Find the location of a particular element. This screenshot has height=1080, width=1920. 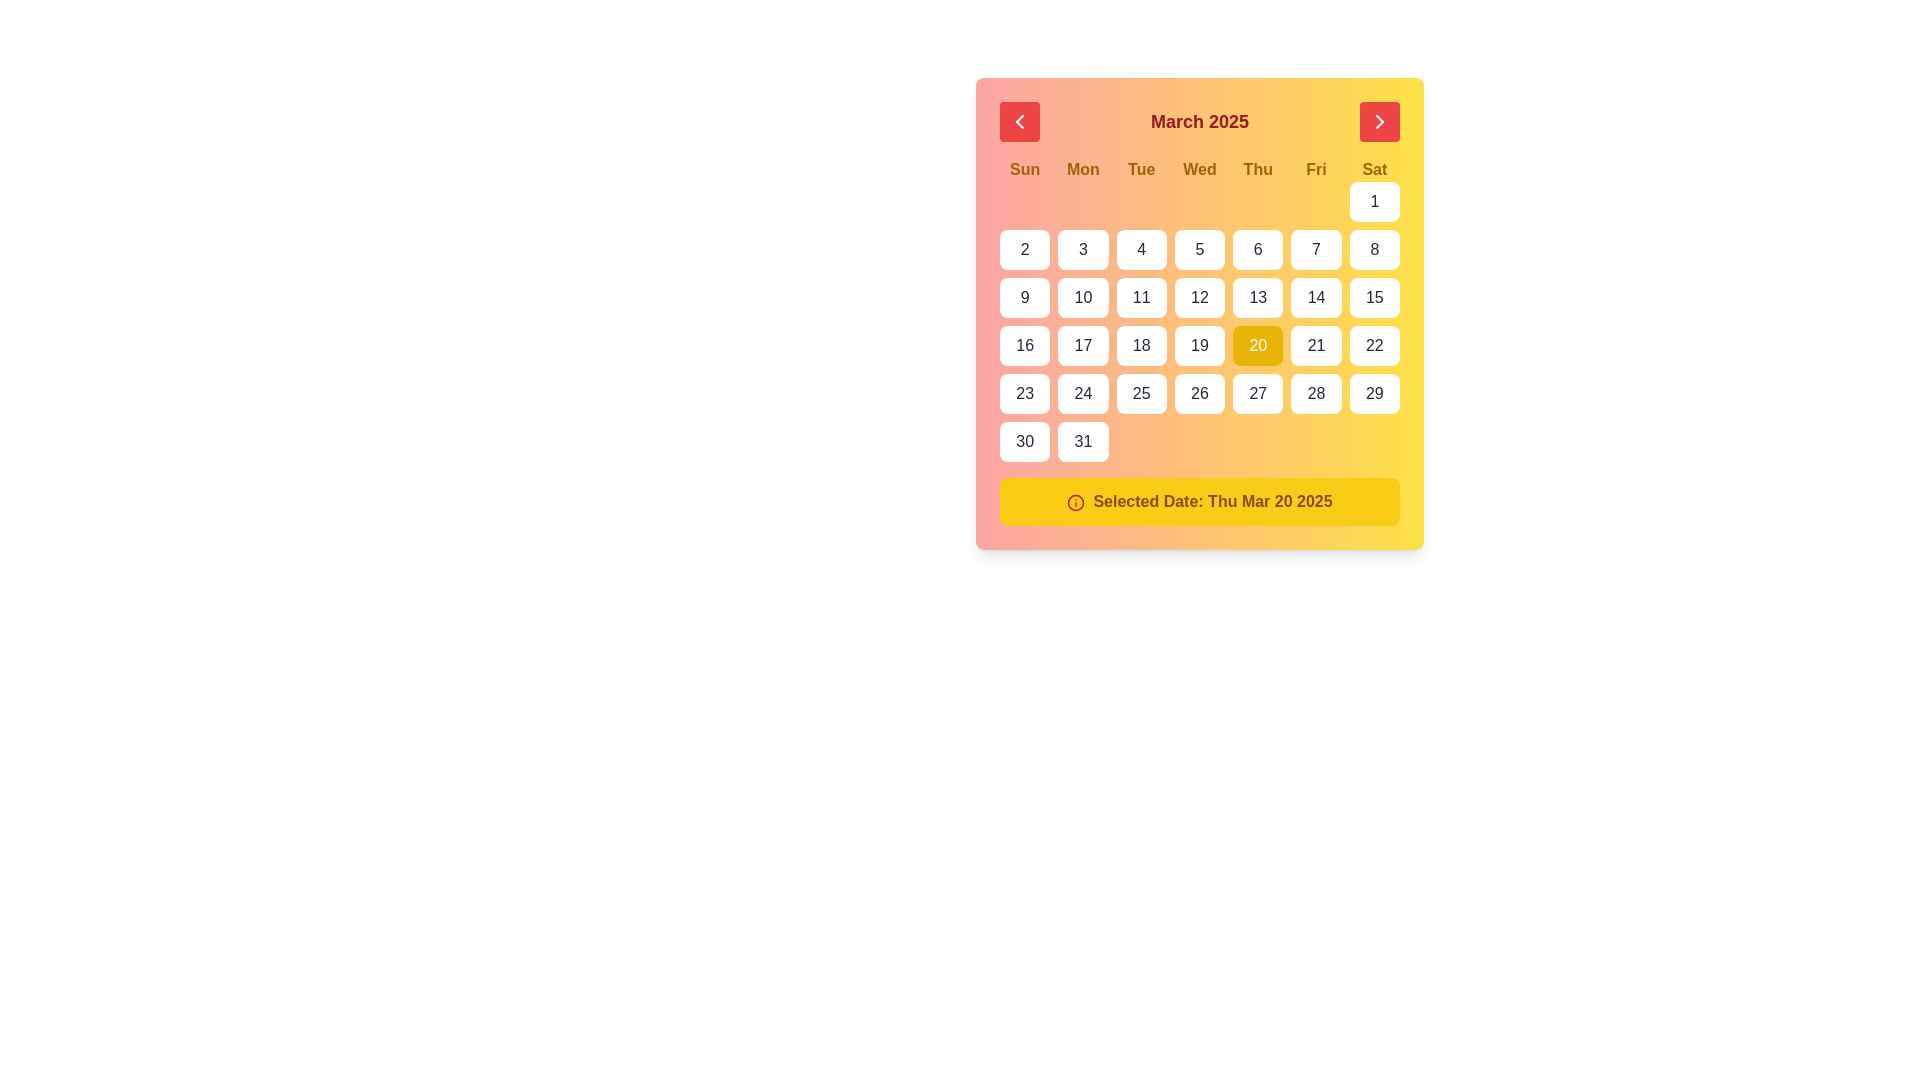

the text label displaying 'March 2025' in bold and red color, located at the top section of the calendar header is located at coordinates (1200, 122).